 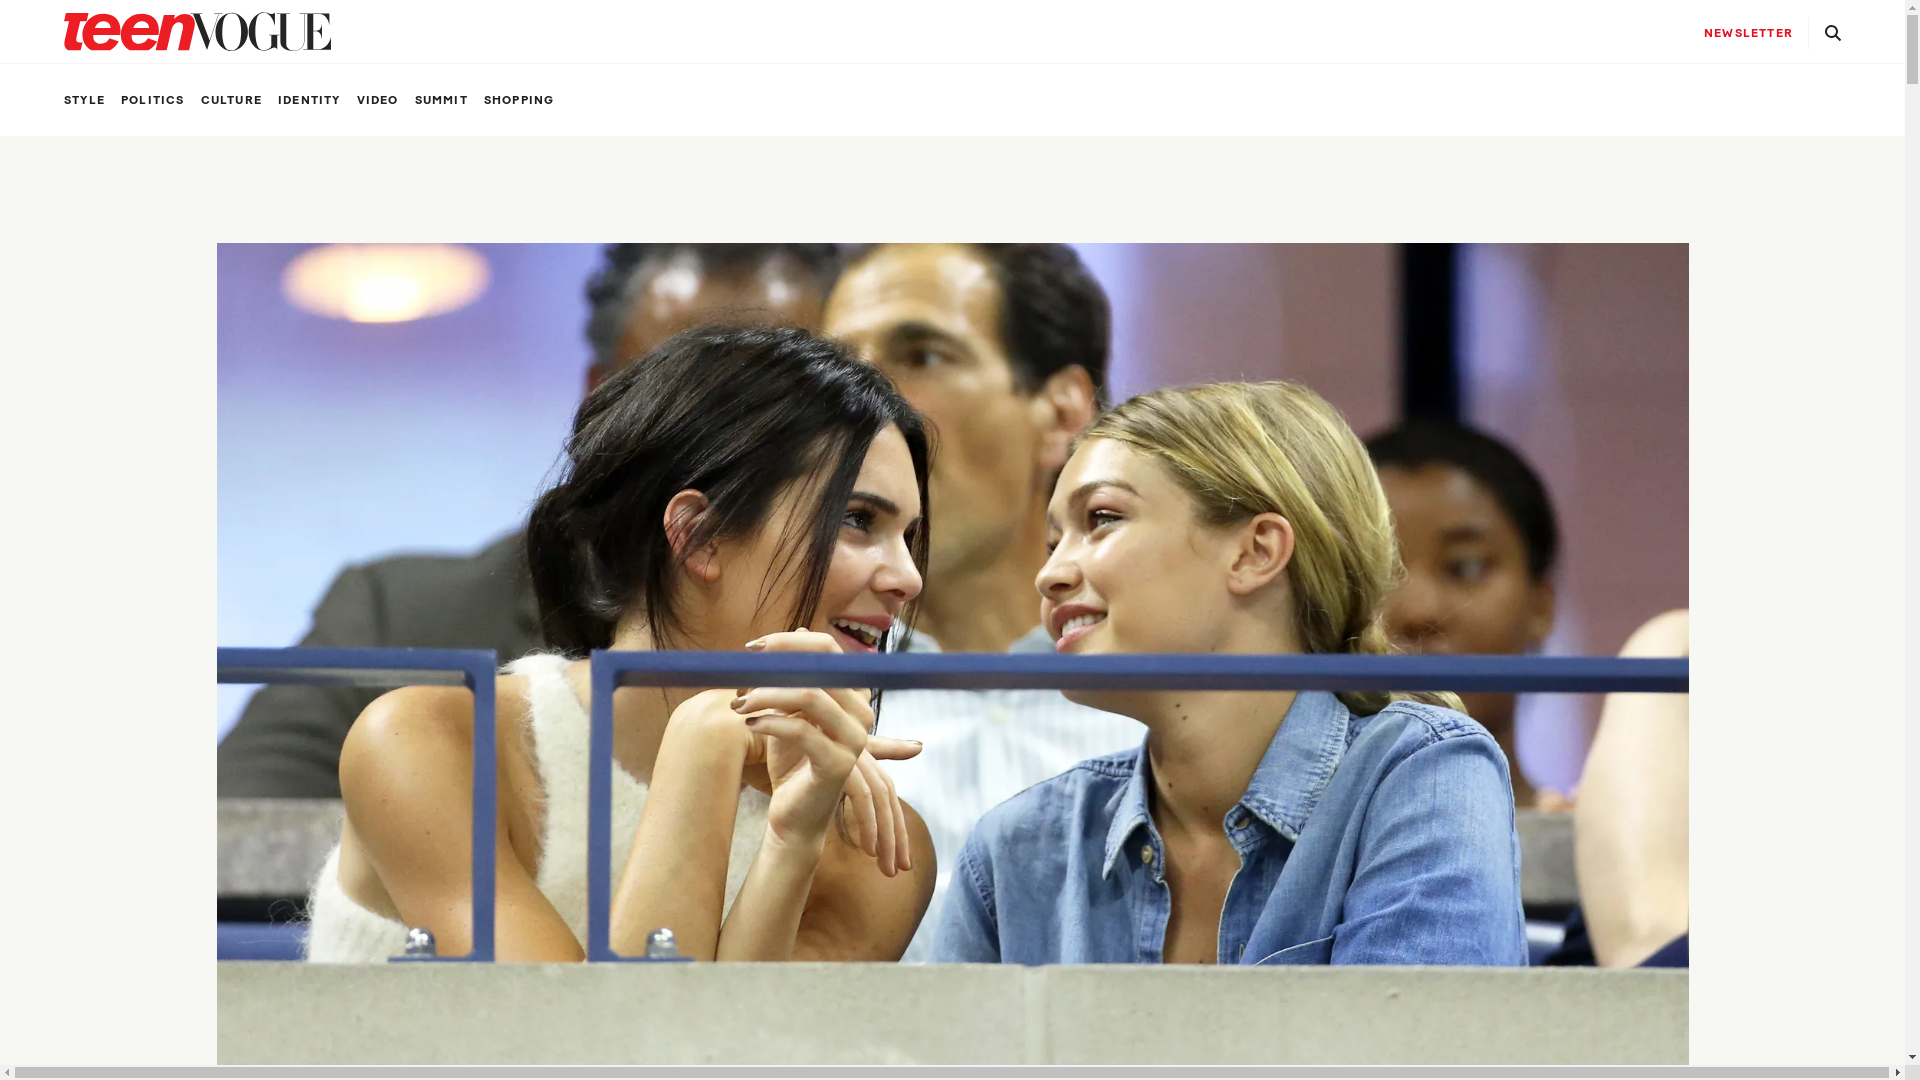 I want to click on 'VIDEO', so click(x=378, y=100).